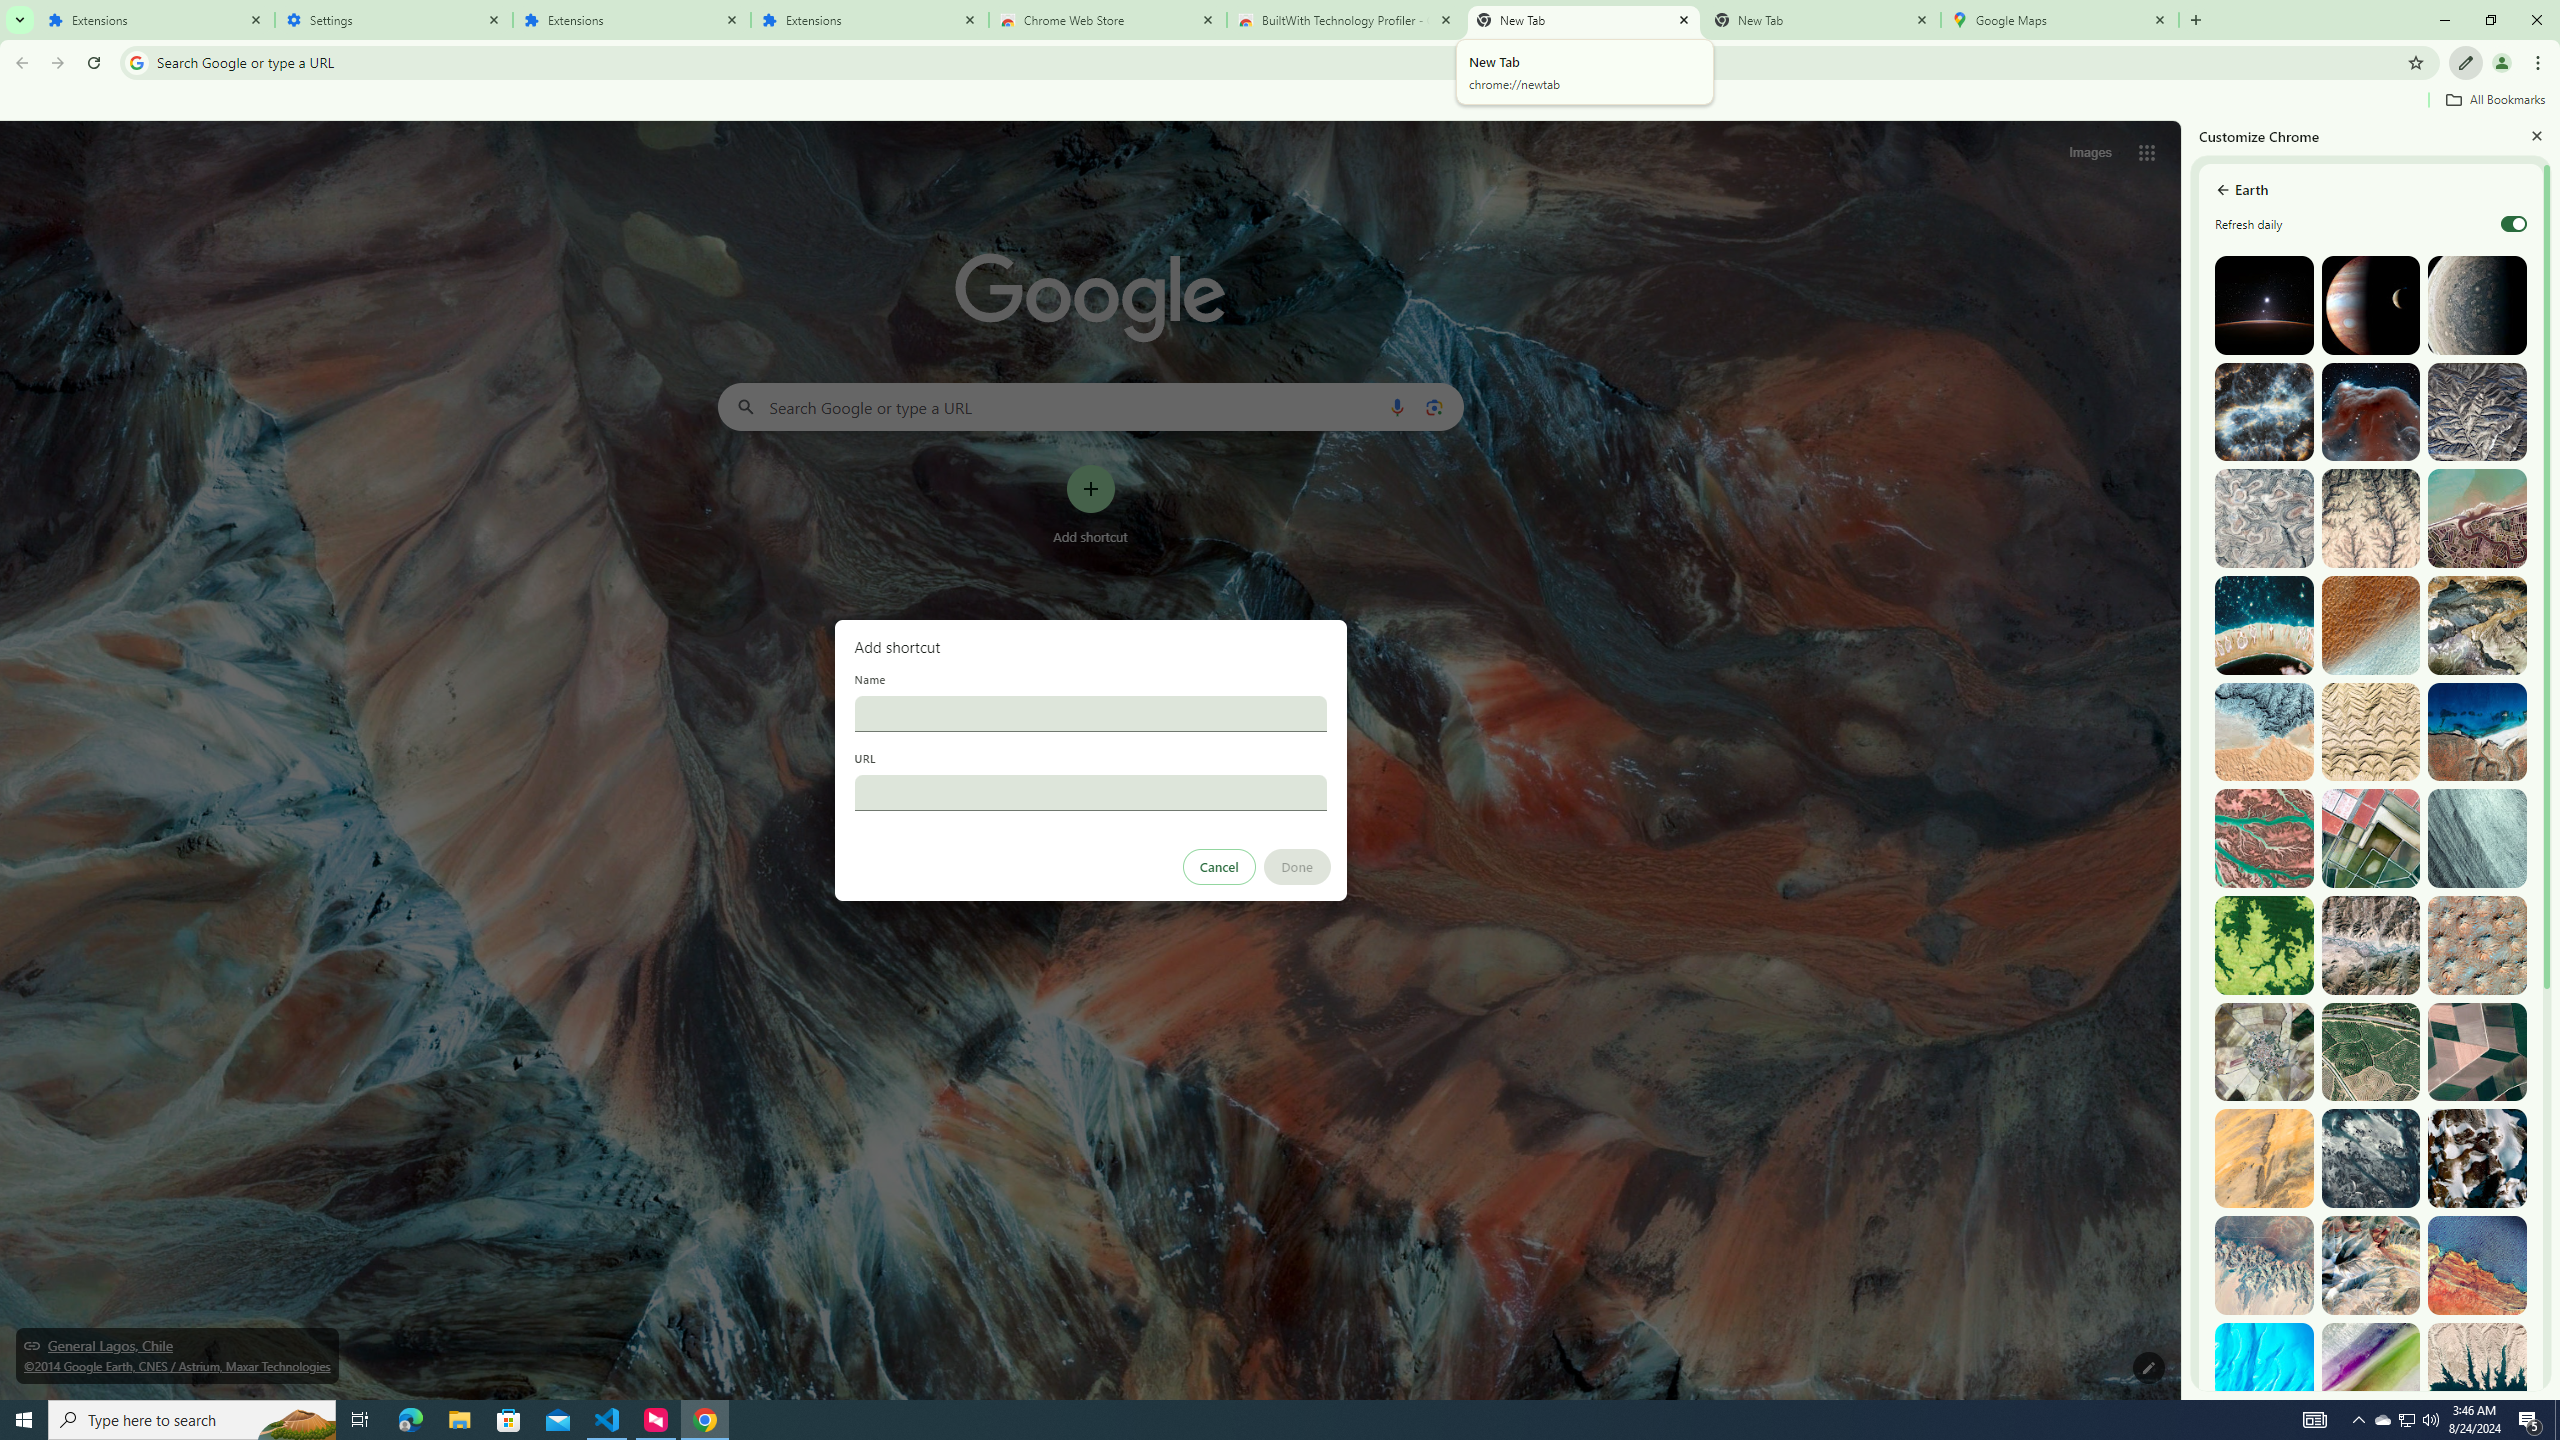 The height and width of the screenshot is (1440, 2560). I want to click on 'Trarza, Mauritania', so click(2371, 624).